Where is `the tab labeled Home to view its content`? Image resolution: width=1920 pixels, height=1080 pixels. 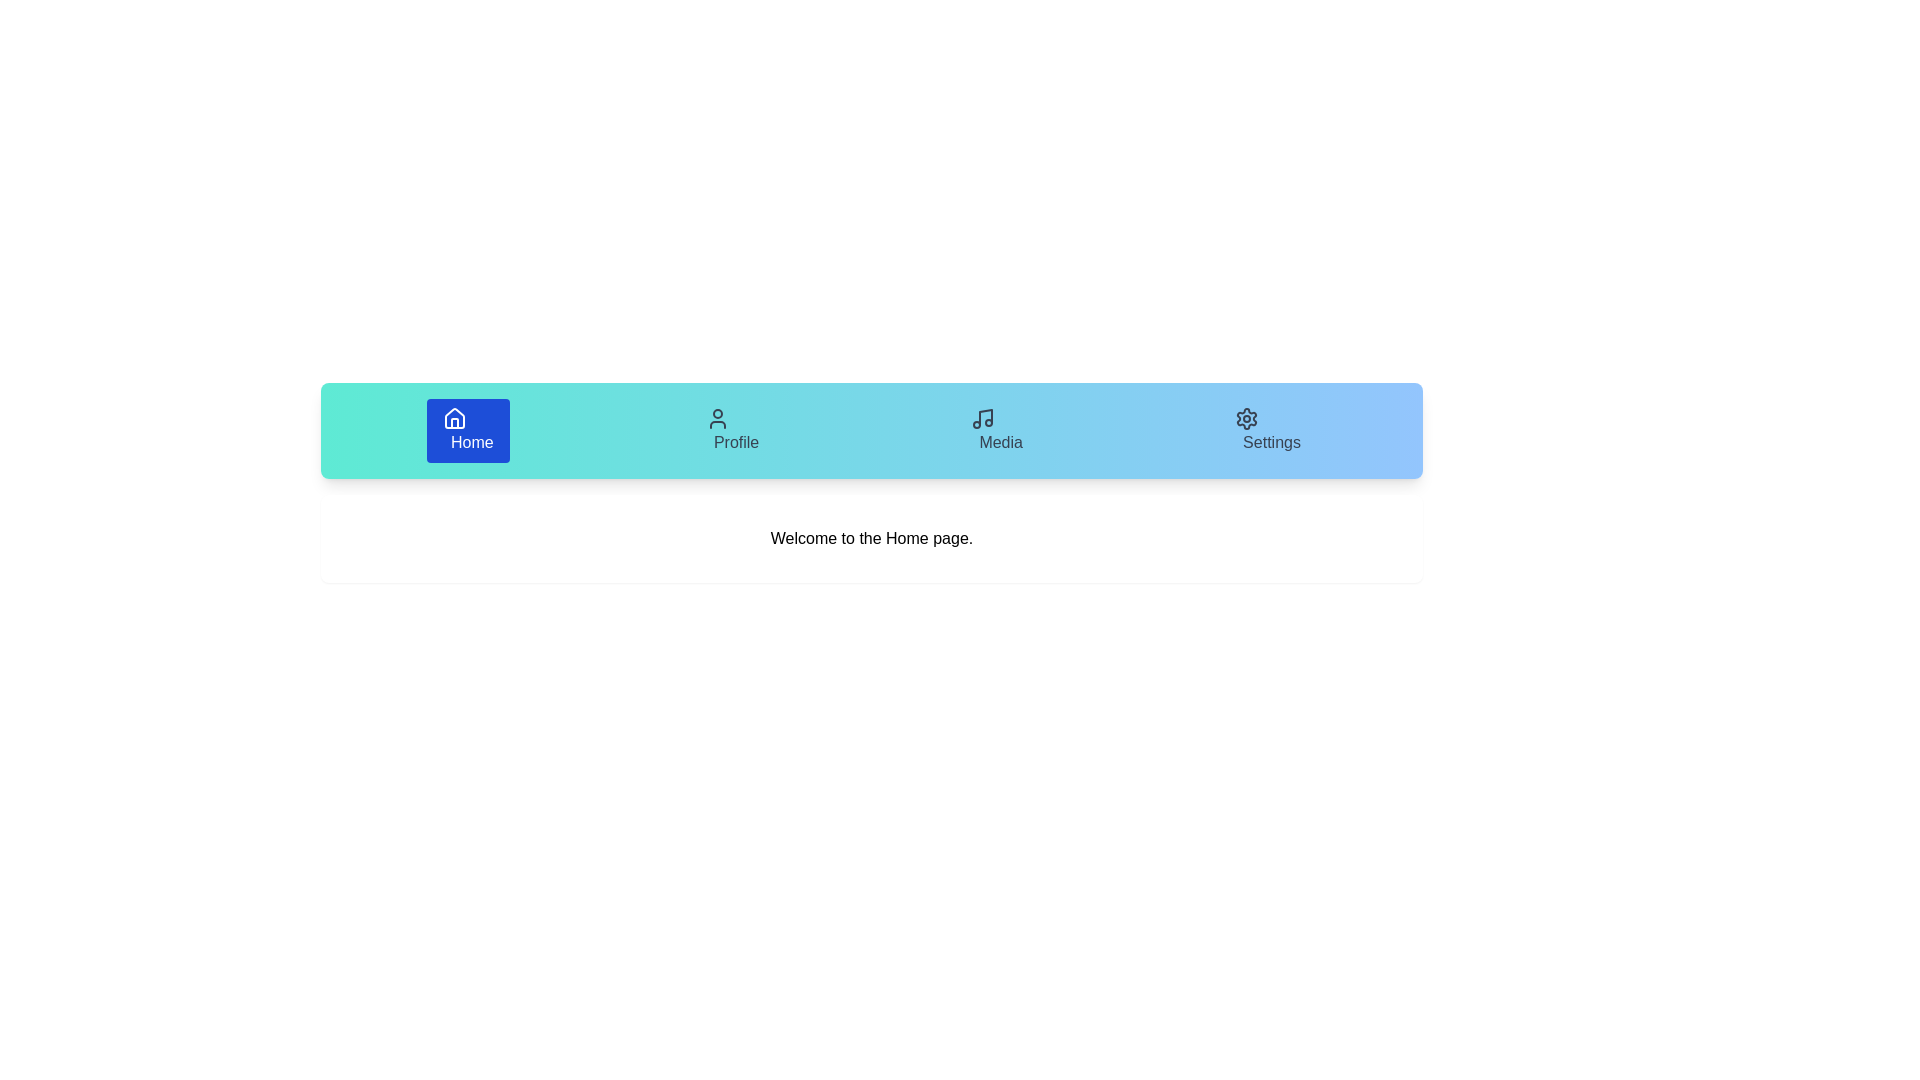 the tab labeled Home to view its content is located at coordinates (467, 430).